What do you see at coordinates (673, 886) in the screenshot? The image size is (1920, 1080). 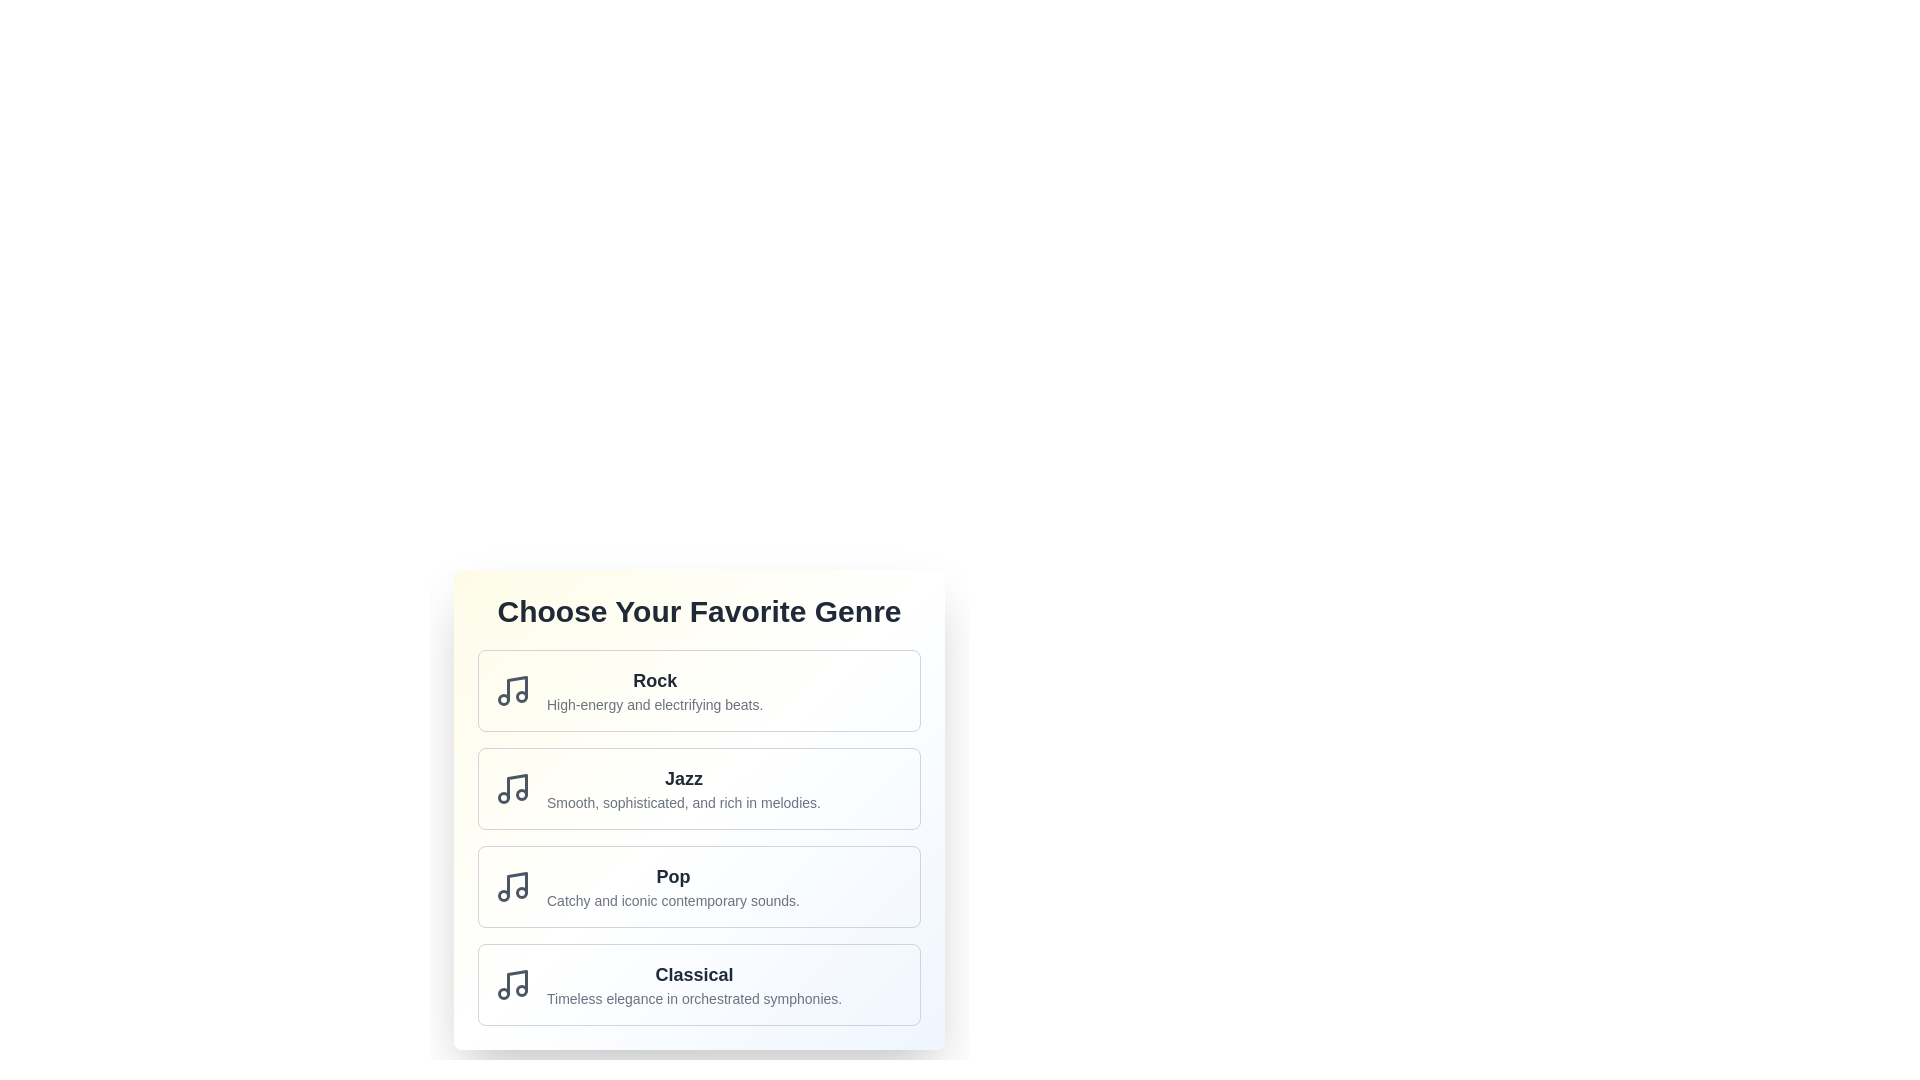 I see `the text label containing 'Pop' and its description 'Catchy and iconic contemporary sounds', located in the third row of the music genres list under 'Choose Your Favorite Genre'` at bounding box center [673, 886].